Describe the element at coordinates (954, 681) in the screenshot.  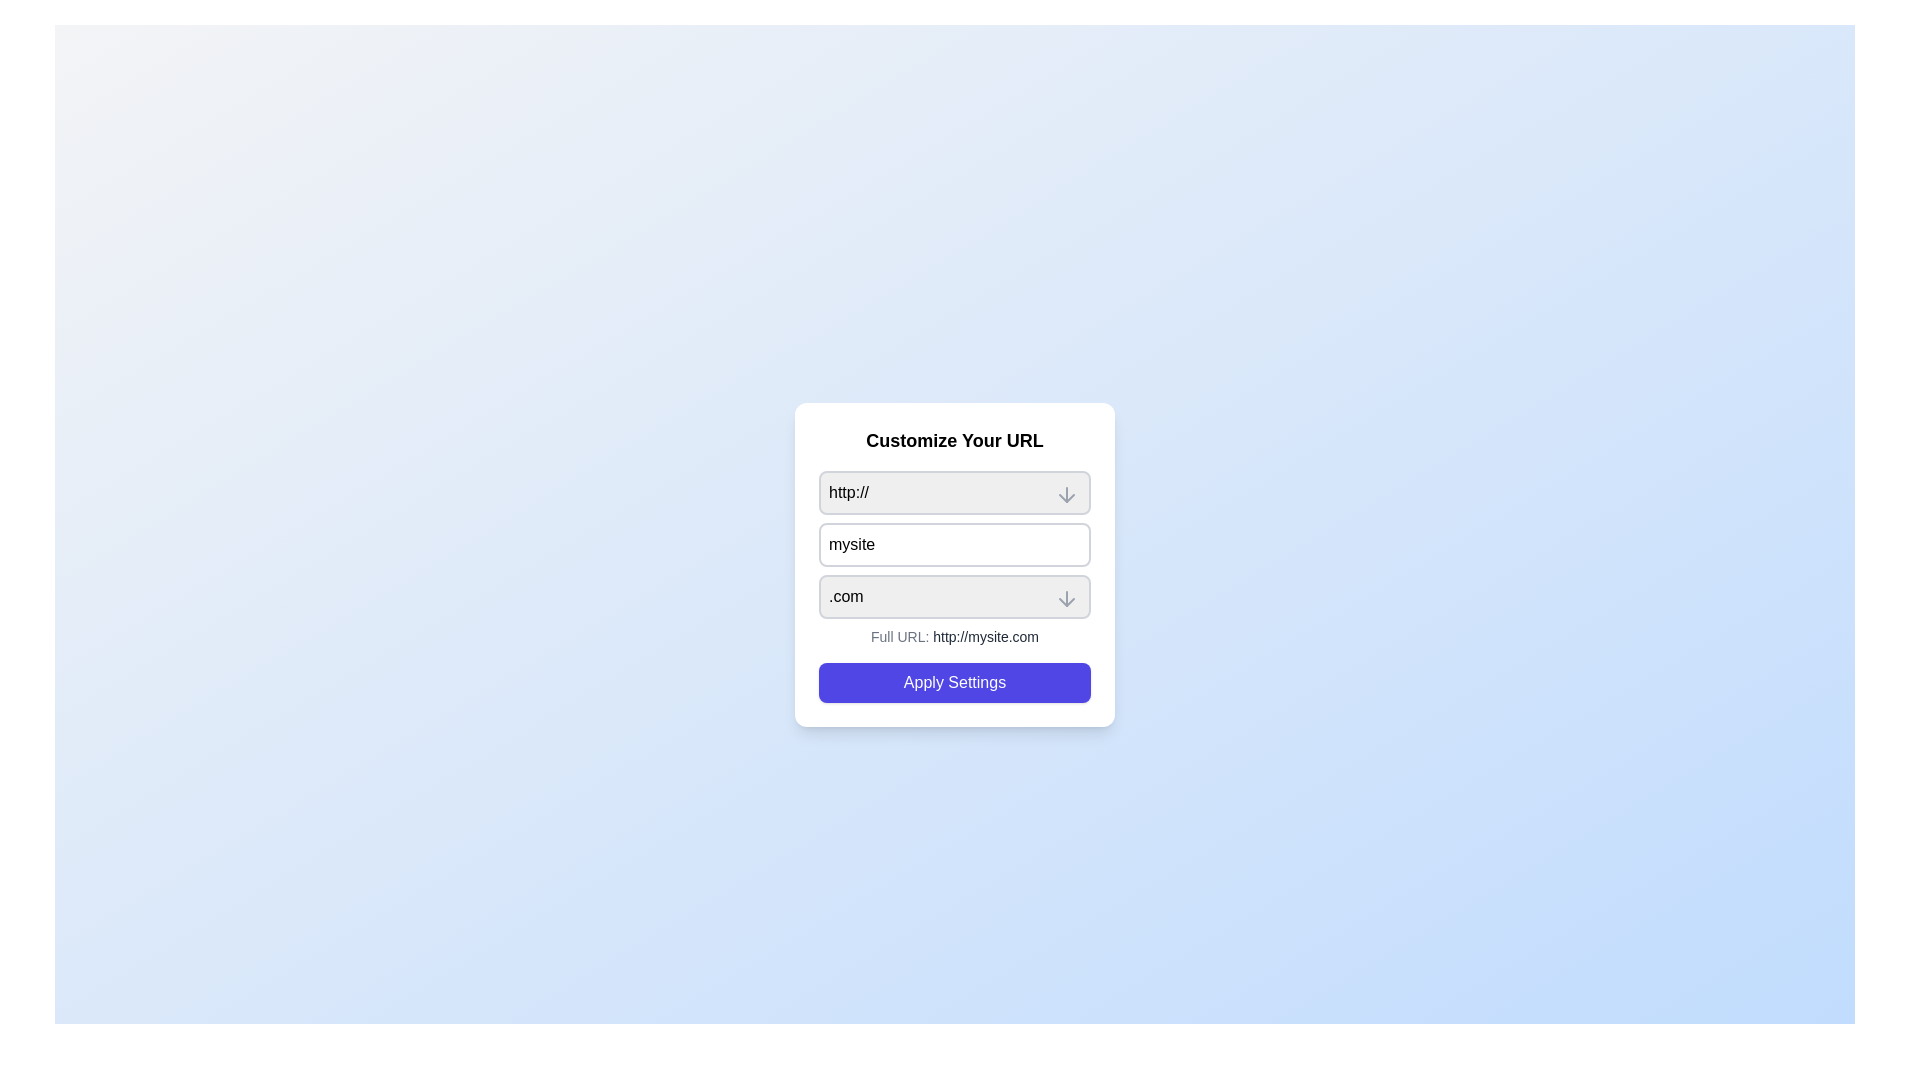
I see `the button located at the bottom of the dialog box, directly below the label 'Full URL: http://mysite.com', to apply the settings` at that location.